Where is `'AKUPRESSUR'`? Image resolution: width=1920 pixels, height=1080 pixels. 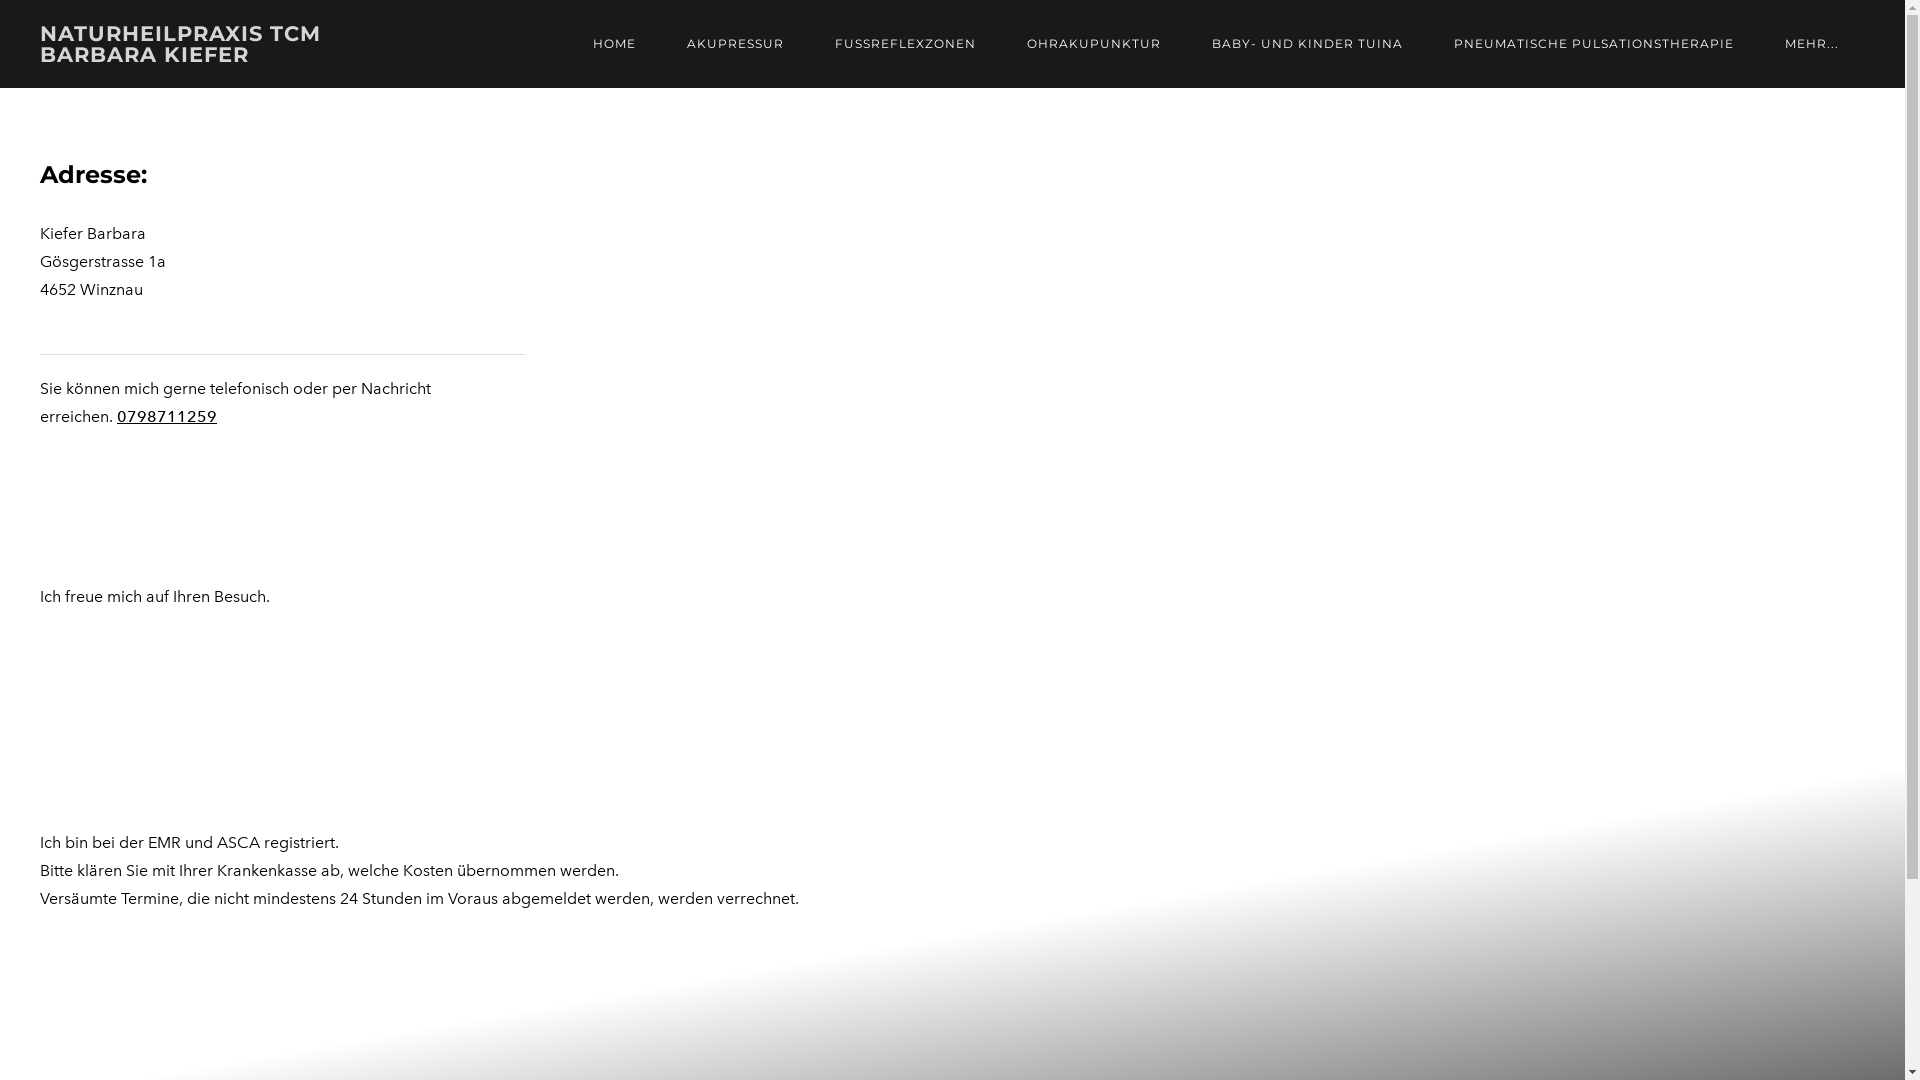 'AKUPRESSUR' is located at coordinates (666, 43).